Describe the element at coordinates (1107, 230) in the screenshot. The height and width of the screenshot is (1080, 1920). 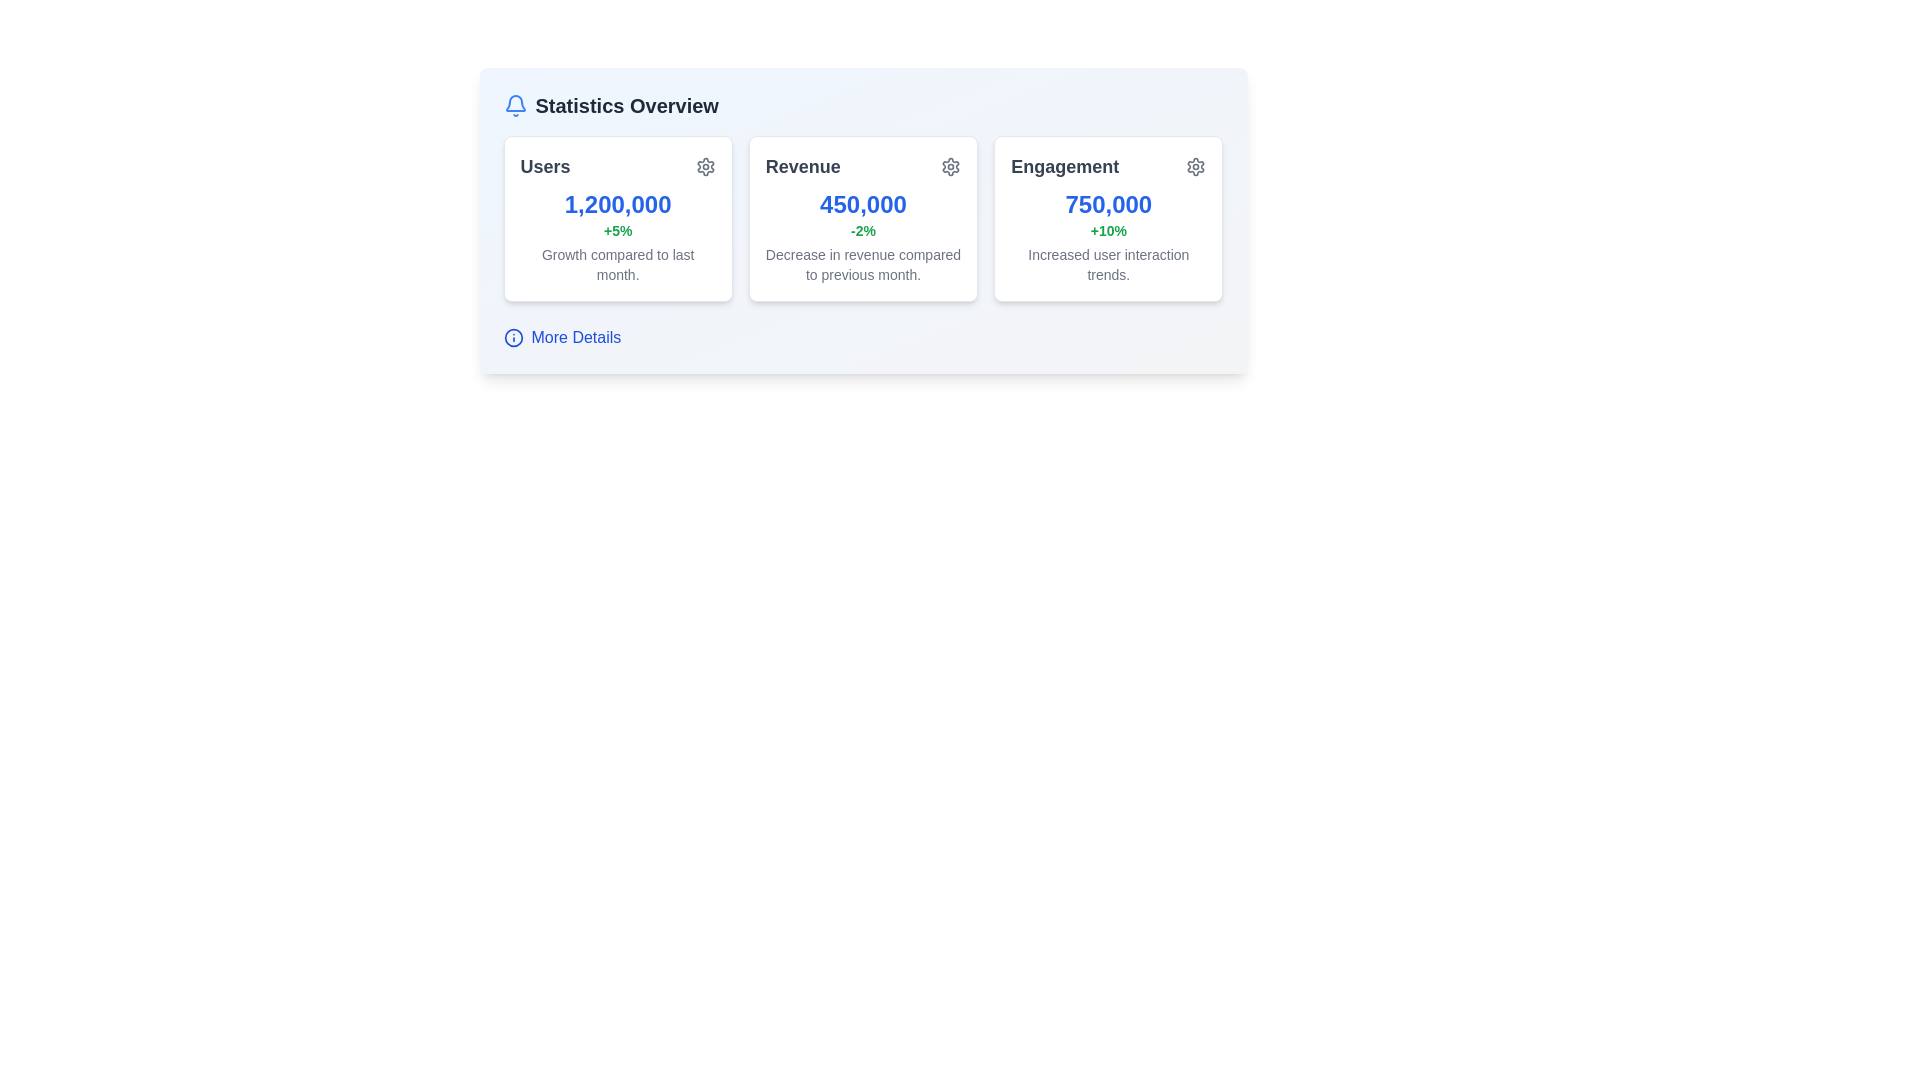
I see `the visual style of the text label indicating positive percentage change in the engagement metric, located within the 'Engagement' card below '750,000' and above 'Increased user interaction trends'` at that location.